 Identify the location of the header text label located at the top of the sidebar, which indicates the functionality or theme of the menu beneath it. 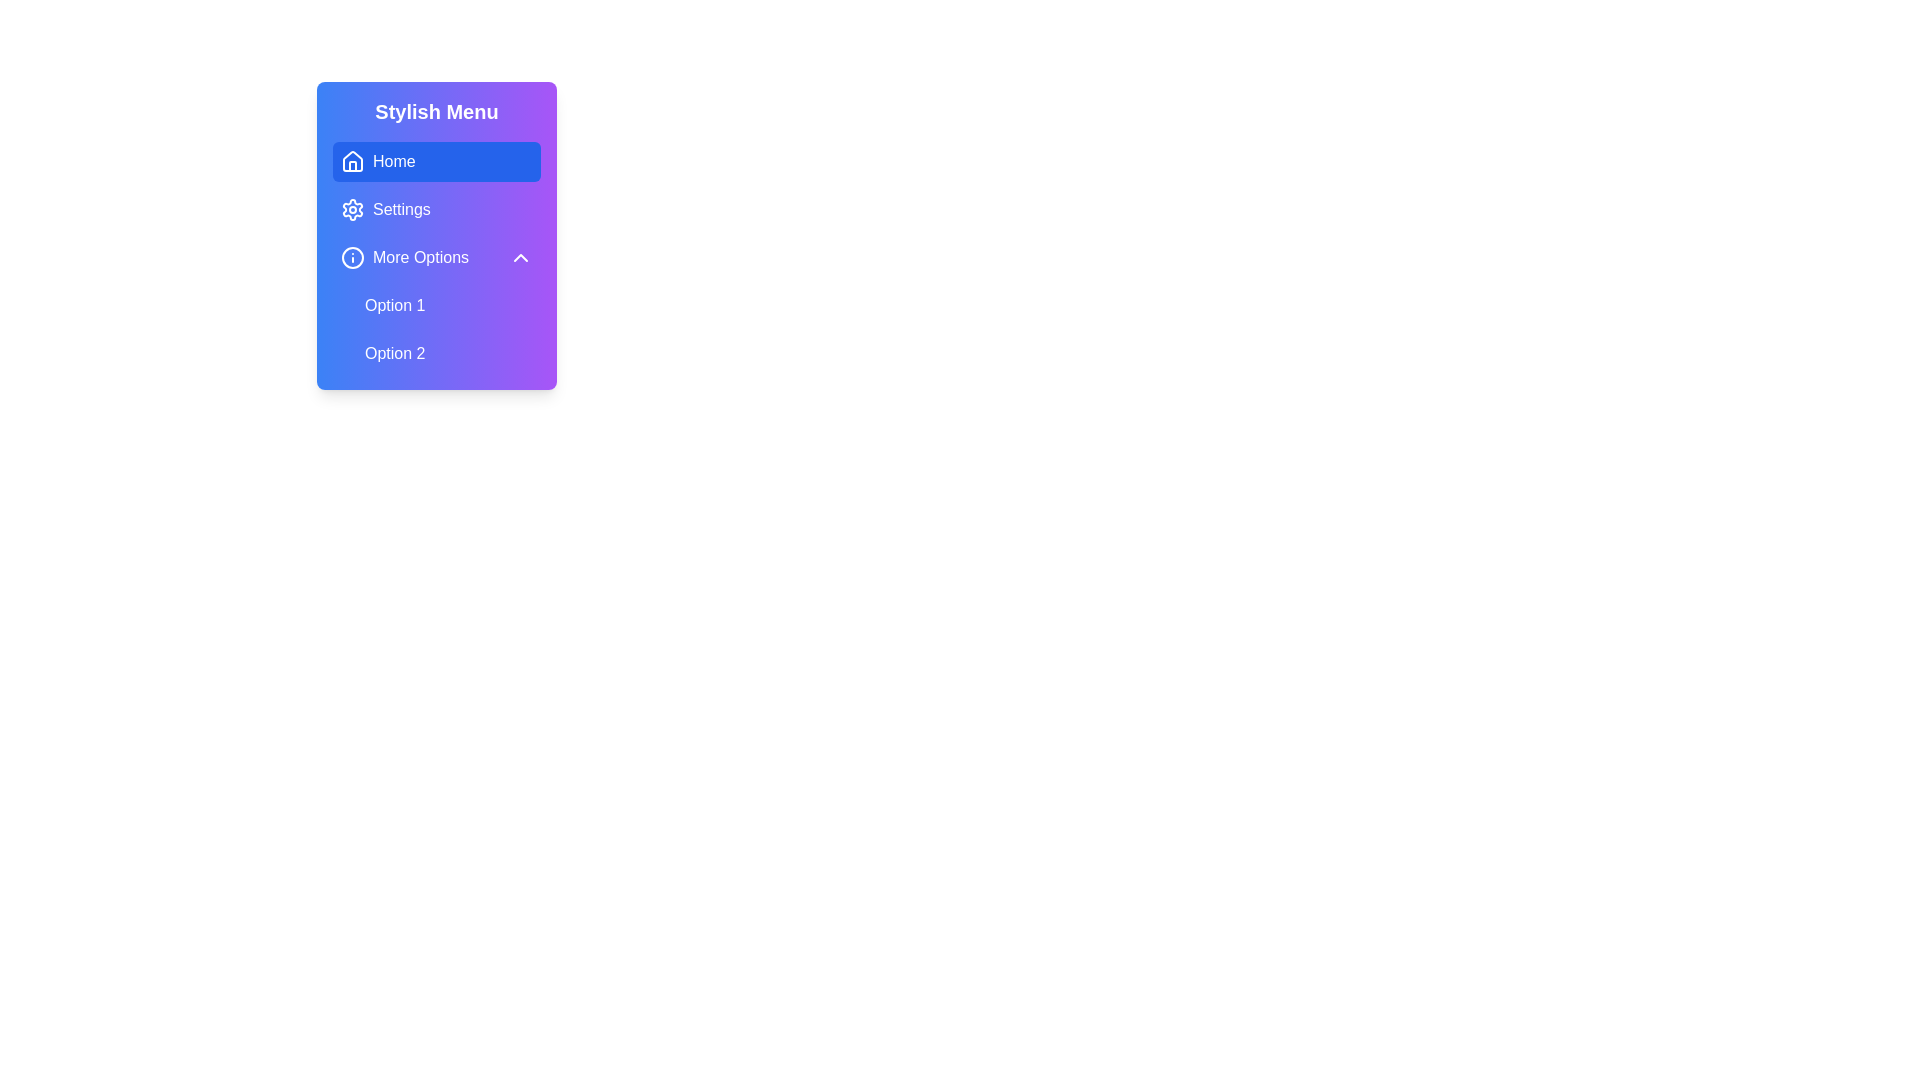
(435, 111).